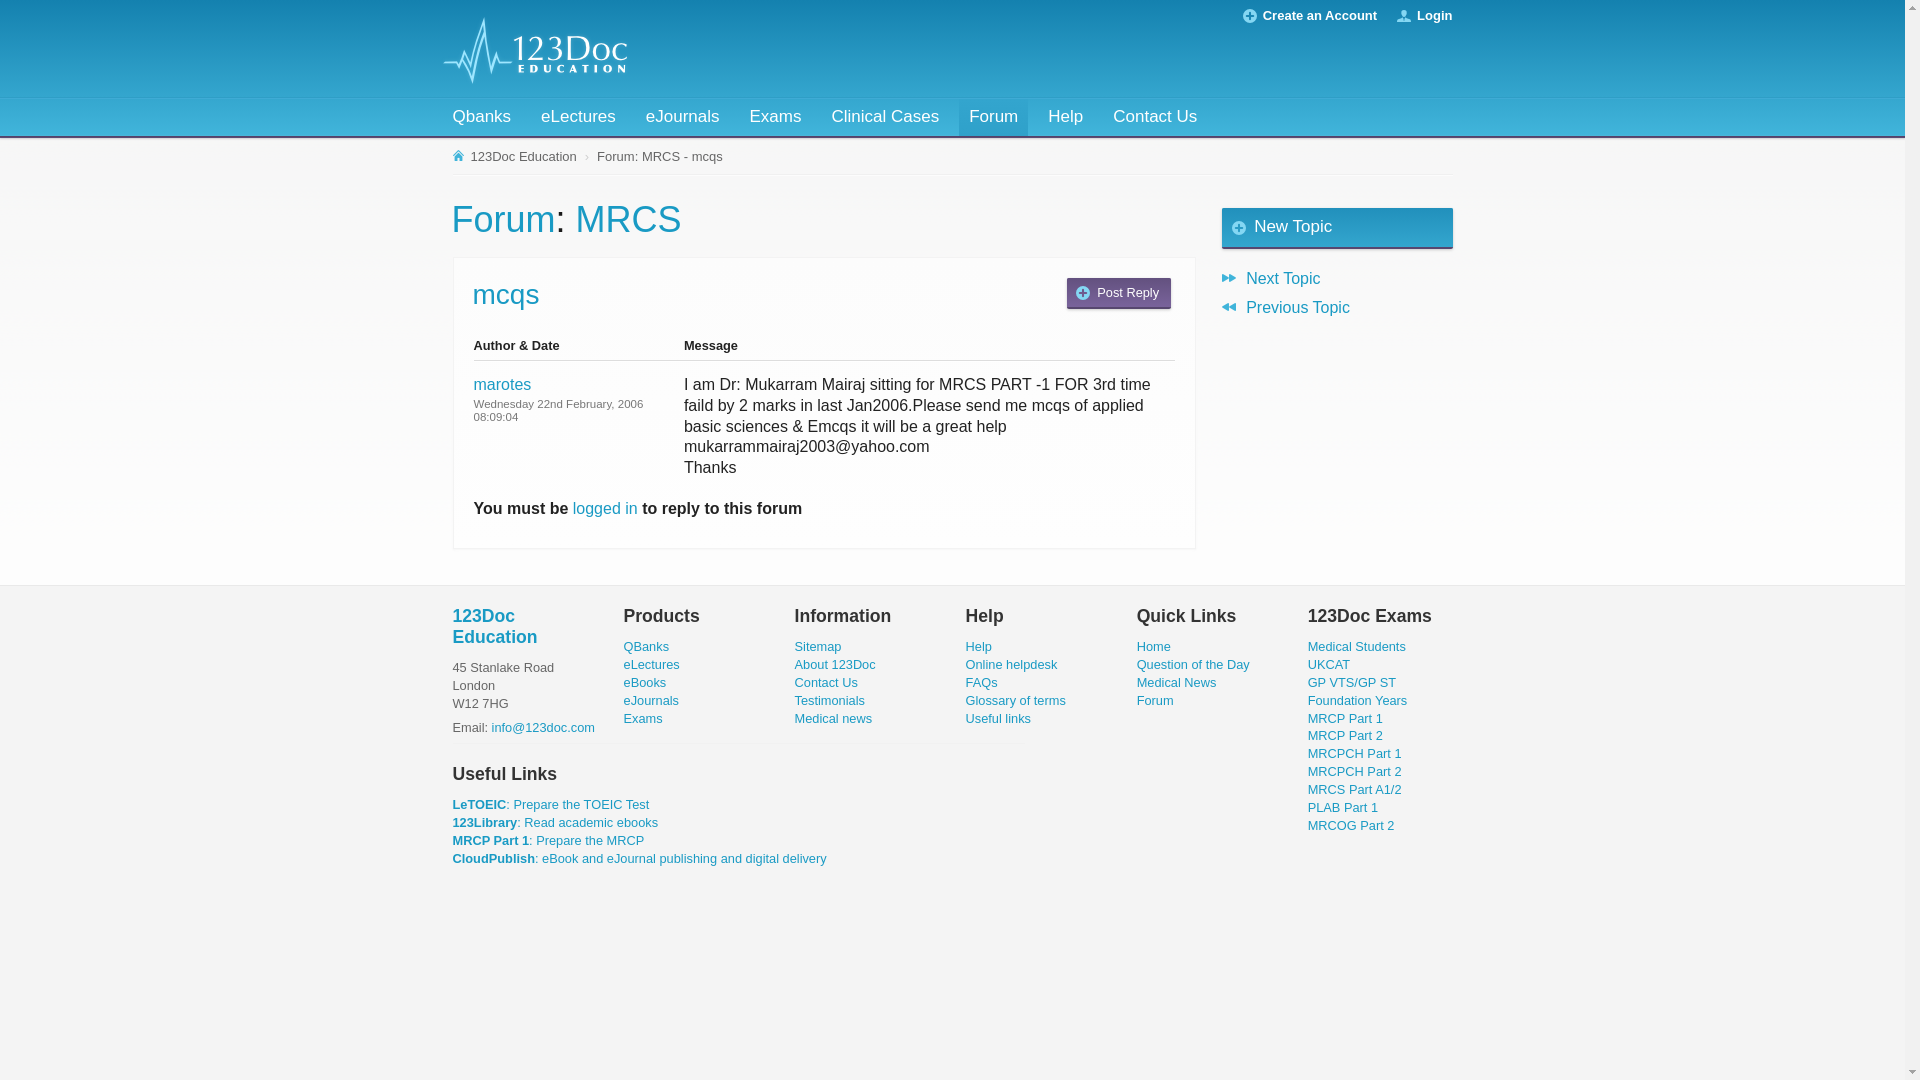  Describe the element at coordinates (503, 384) in the screenshot. I see `'marotes'` at that location.